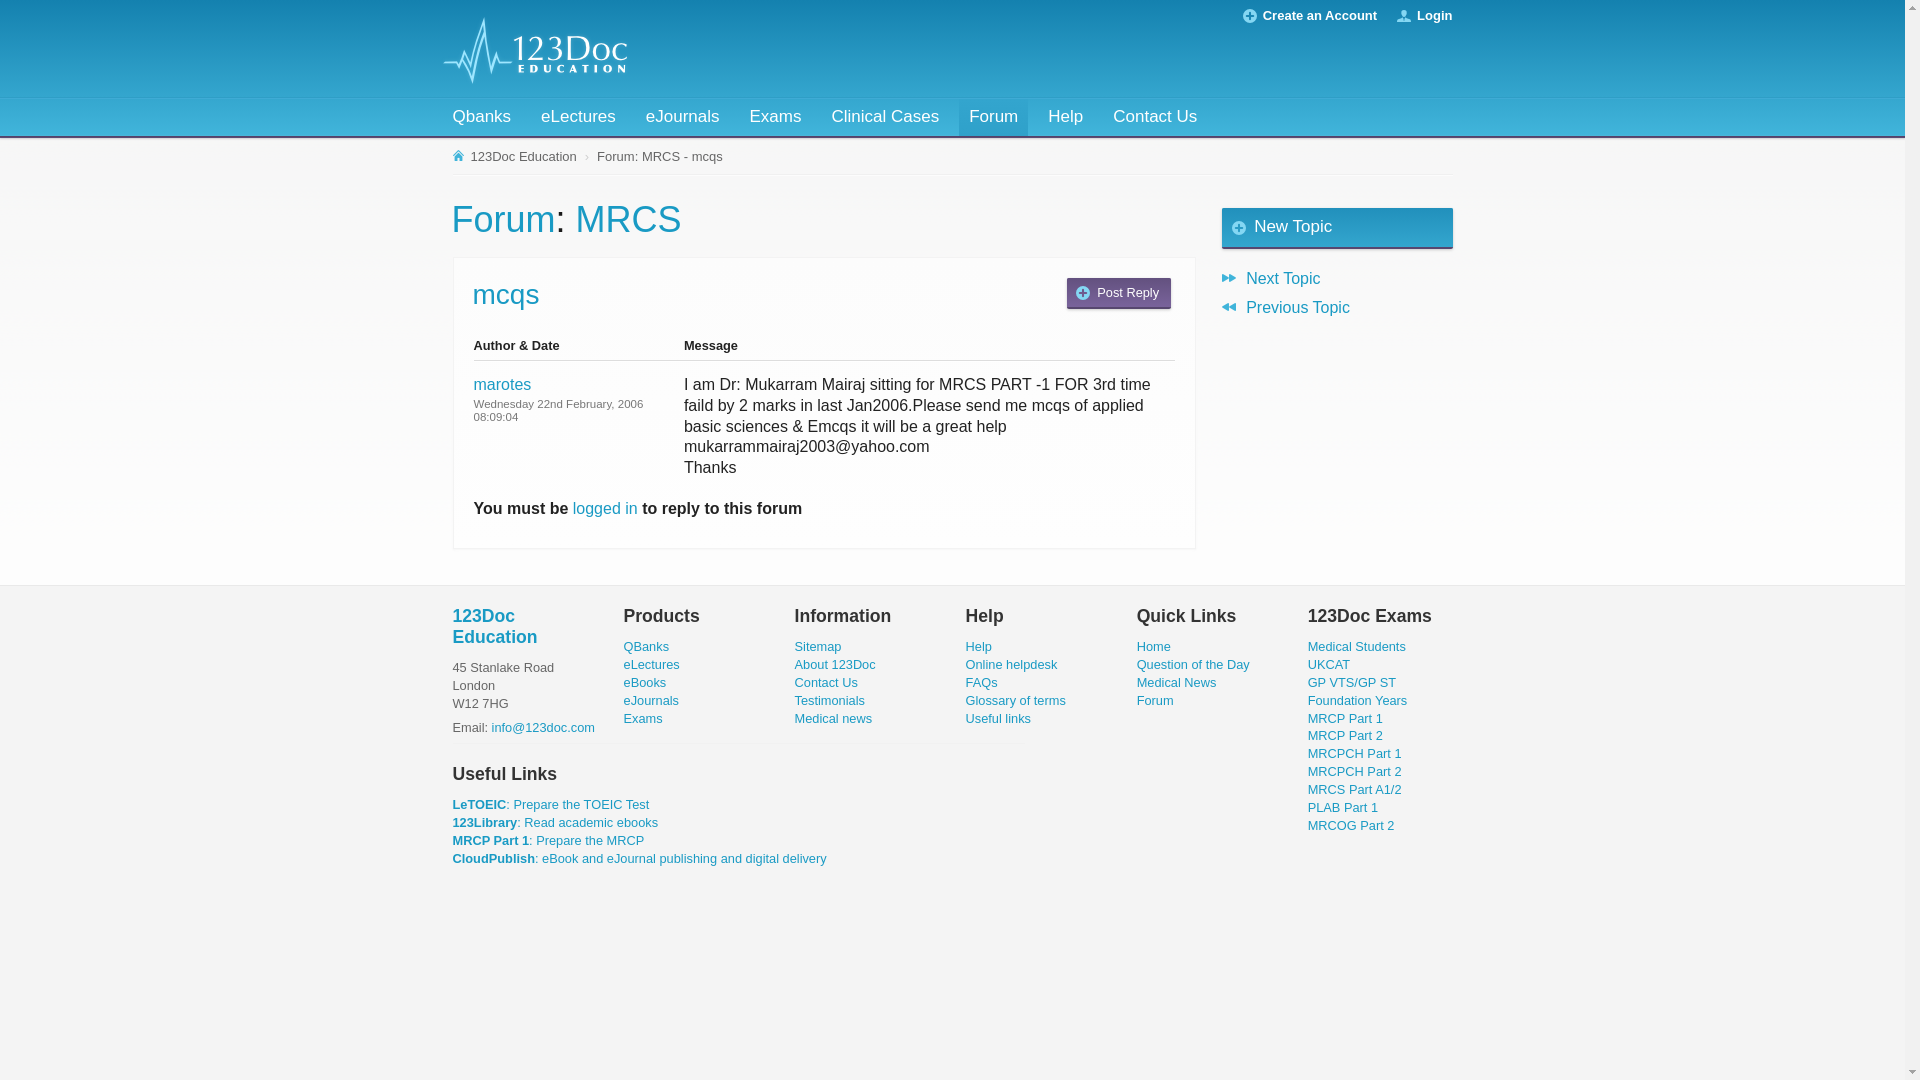  Describe the element at coordinates (503, 384) in the screenshot. I see `'marotes'` at that location.